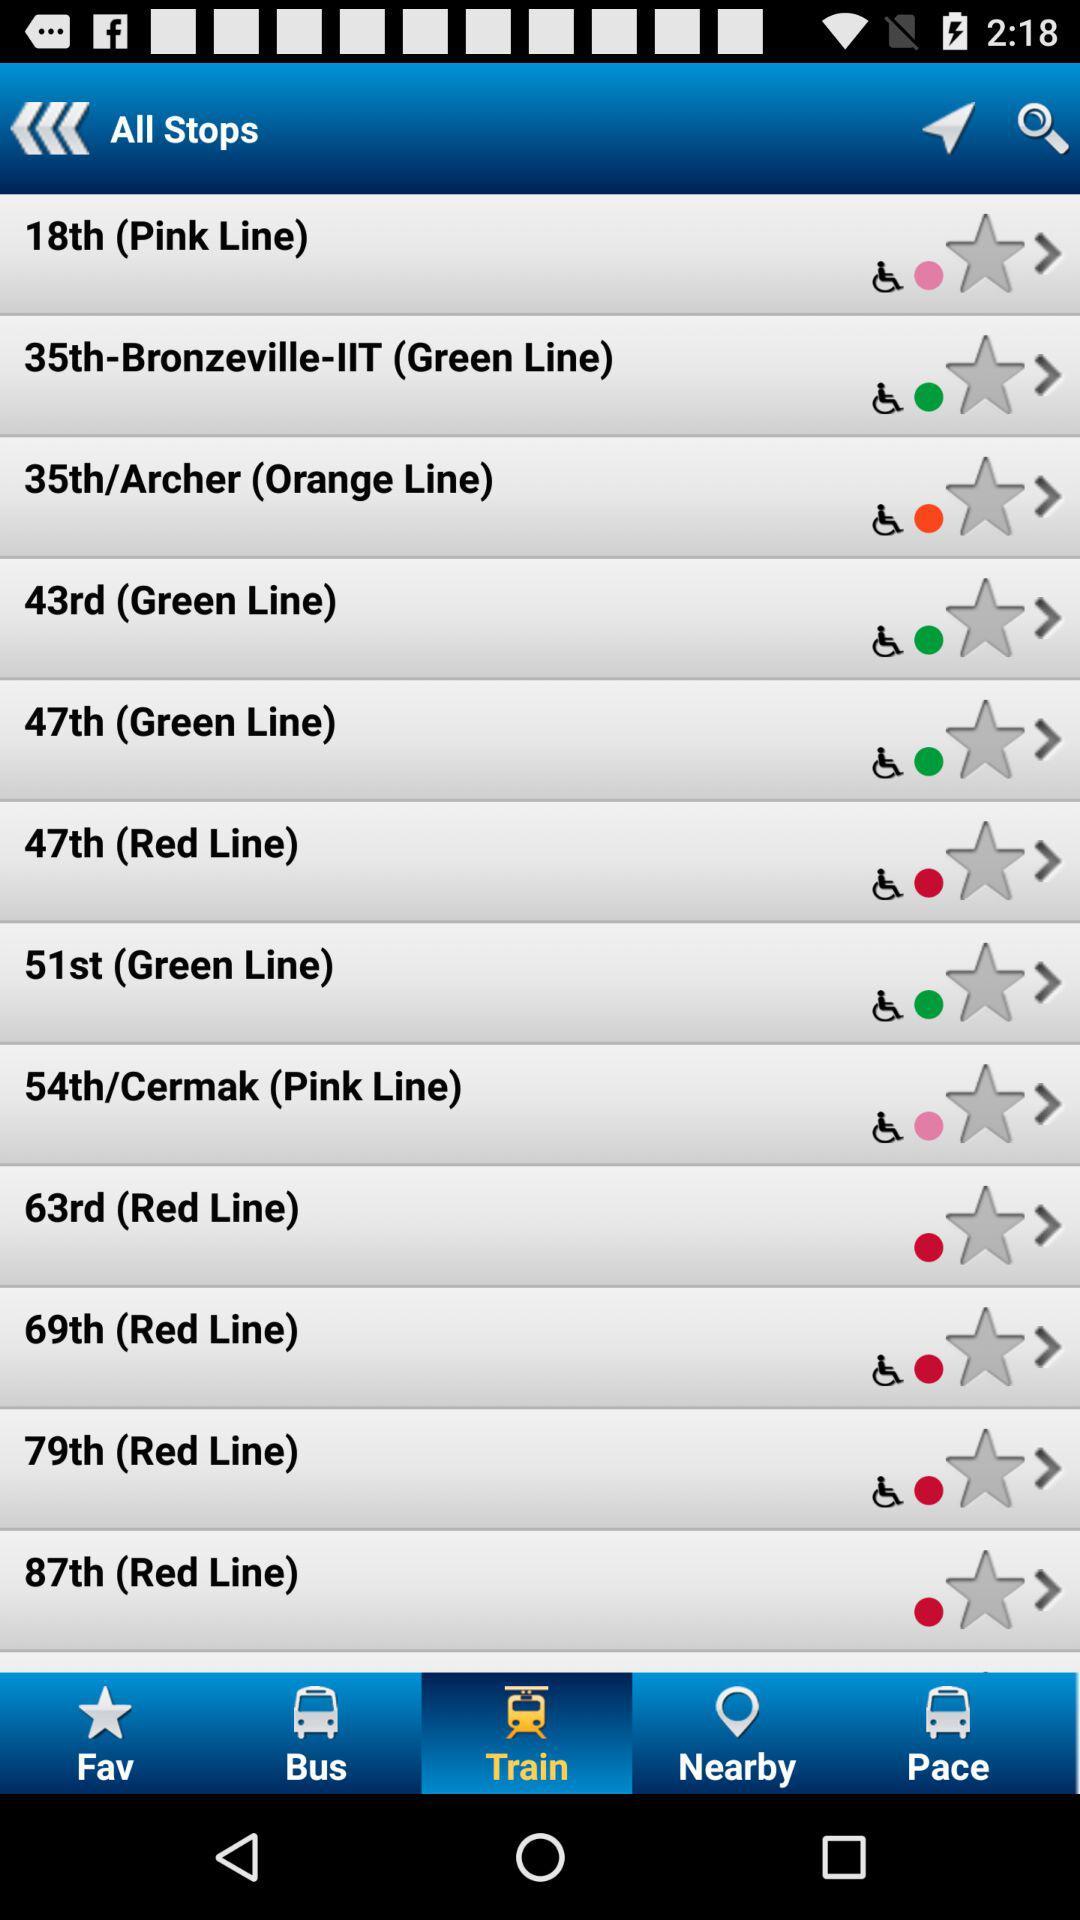  I want to click on item to the left of all stops icon, so click(48, 127).